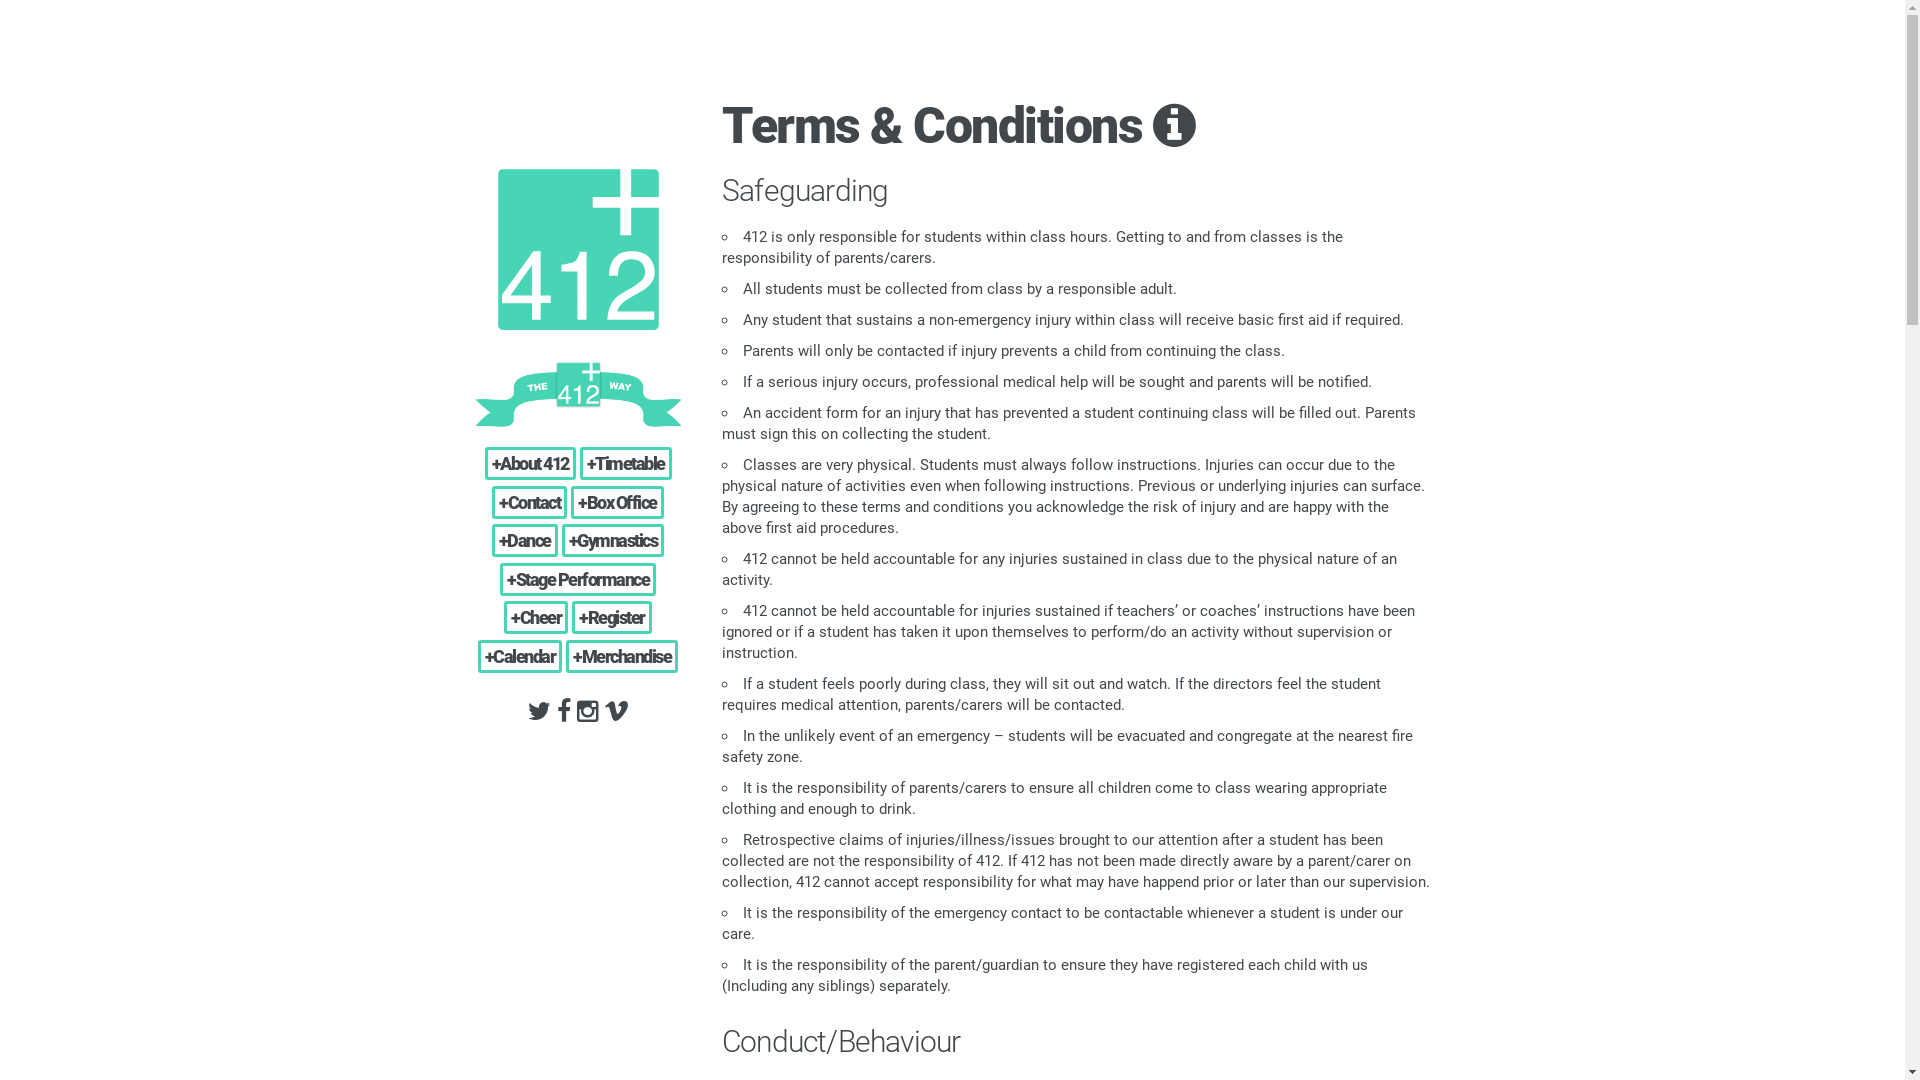 The width and height of the screenshot is (1920, 1080). Describe the element at coordinates (621, 656) in the screenshot. I see `'+Merchandise'` at that location.